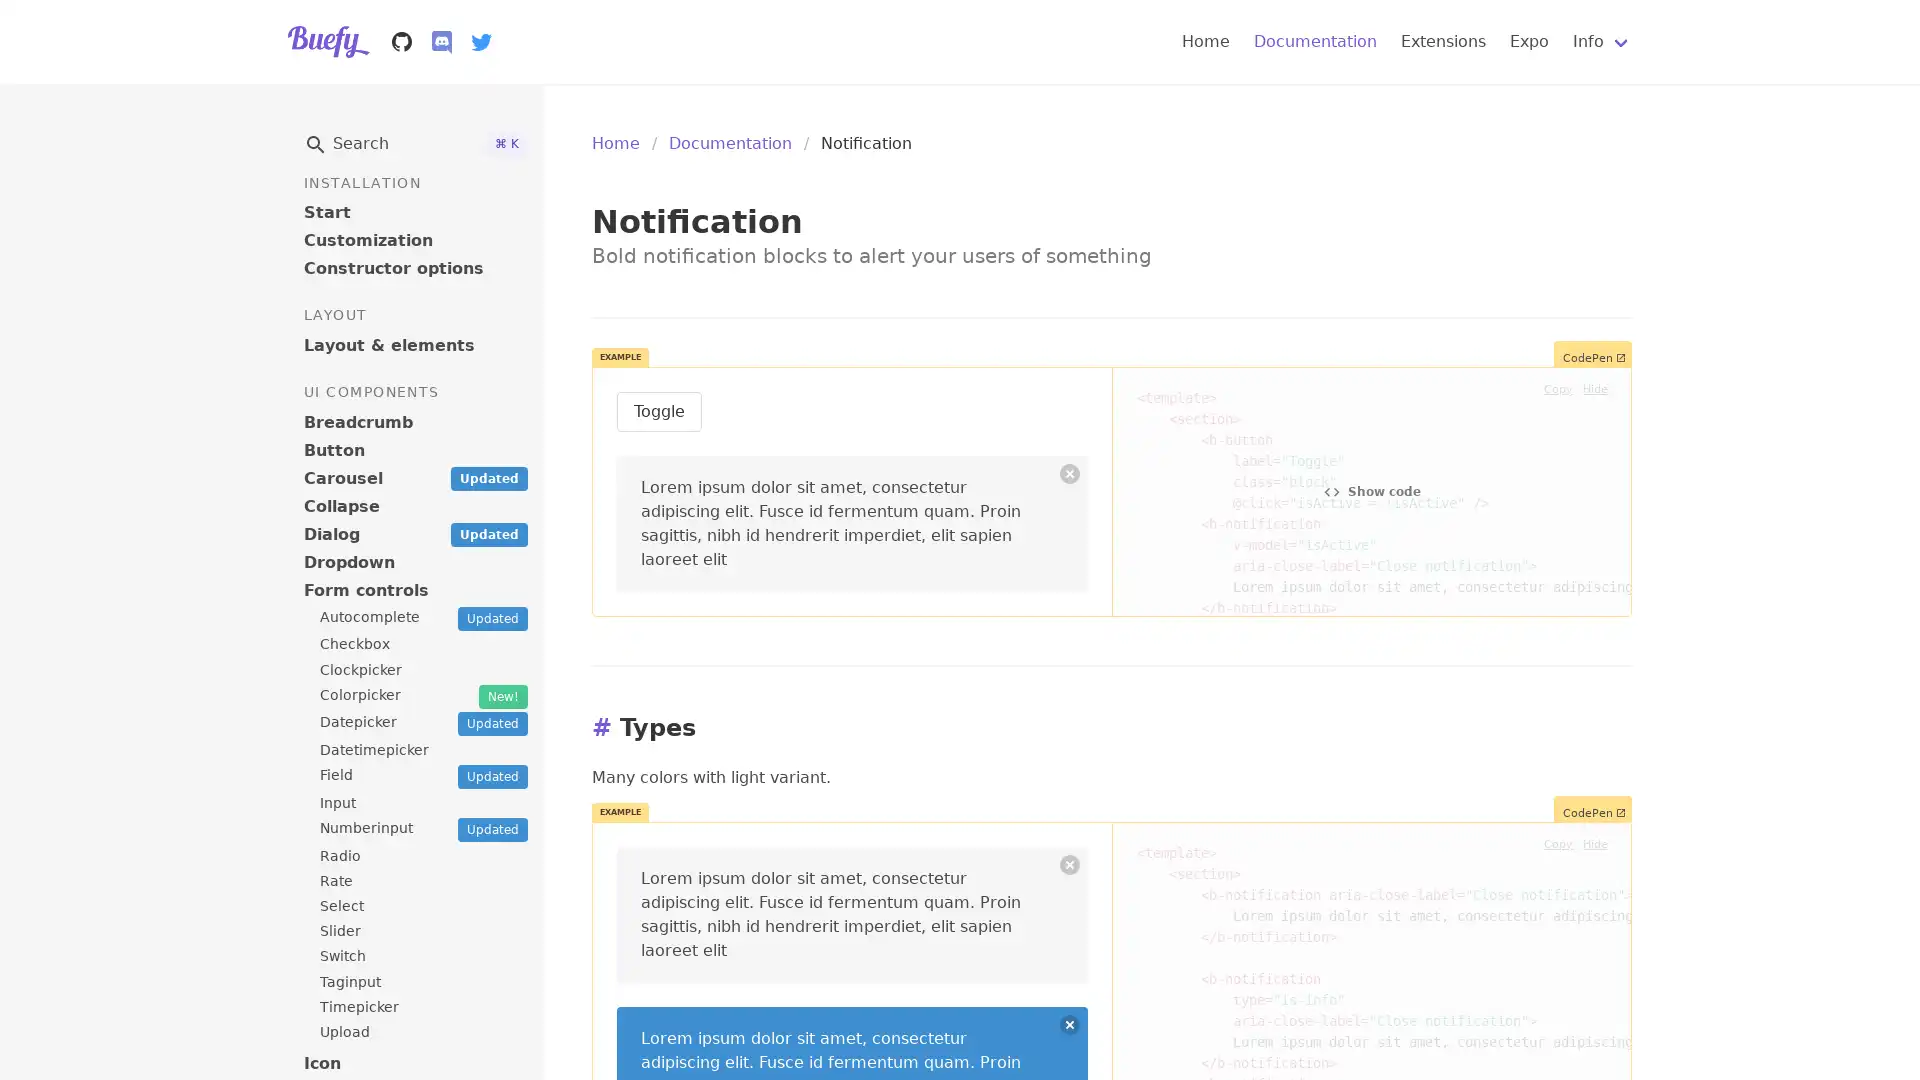 This screenshot has width=1920, height=1080. I want to click on Search, so click(415, 142).